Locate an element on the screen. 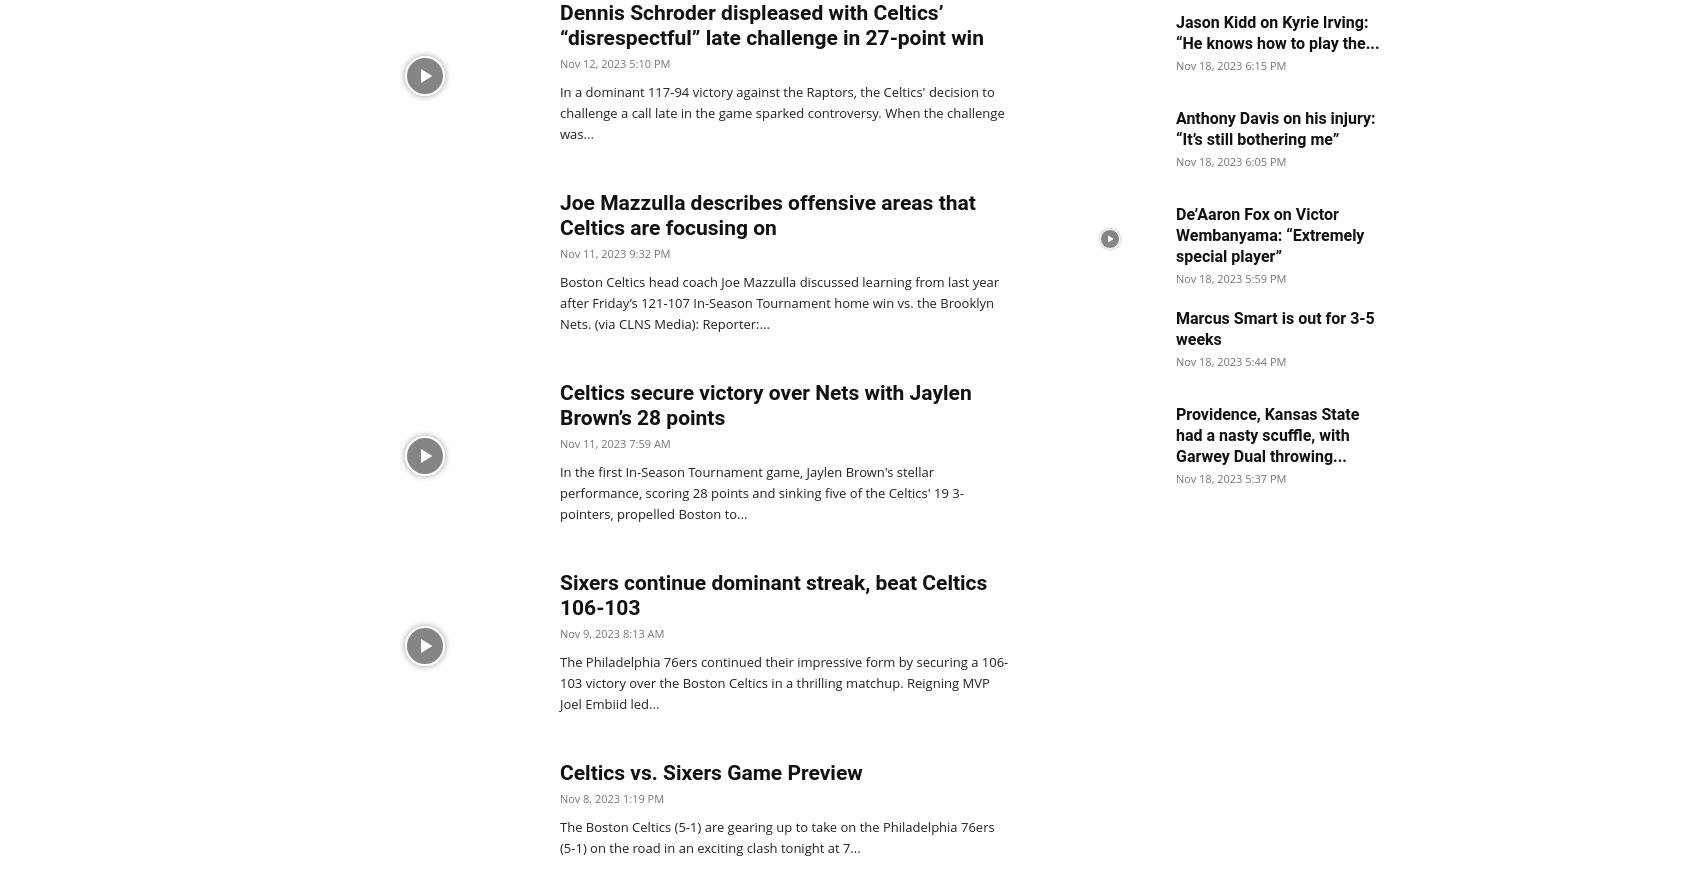 Image resolution: width=1700 pixels, height=890 pixels. 'Boston Celtics head coach Joe Mazzulla discussed learning from last year after Friday’s 121-107 In-Season Tournament home win vs. the Brooklyn Nets. (via CLNS Media): Reporter:...' is located at coordinates (778, 302).